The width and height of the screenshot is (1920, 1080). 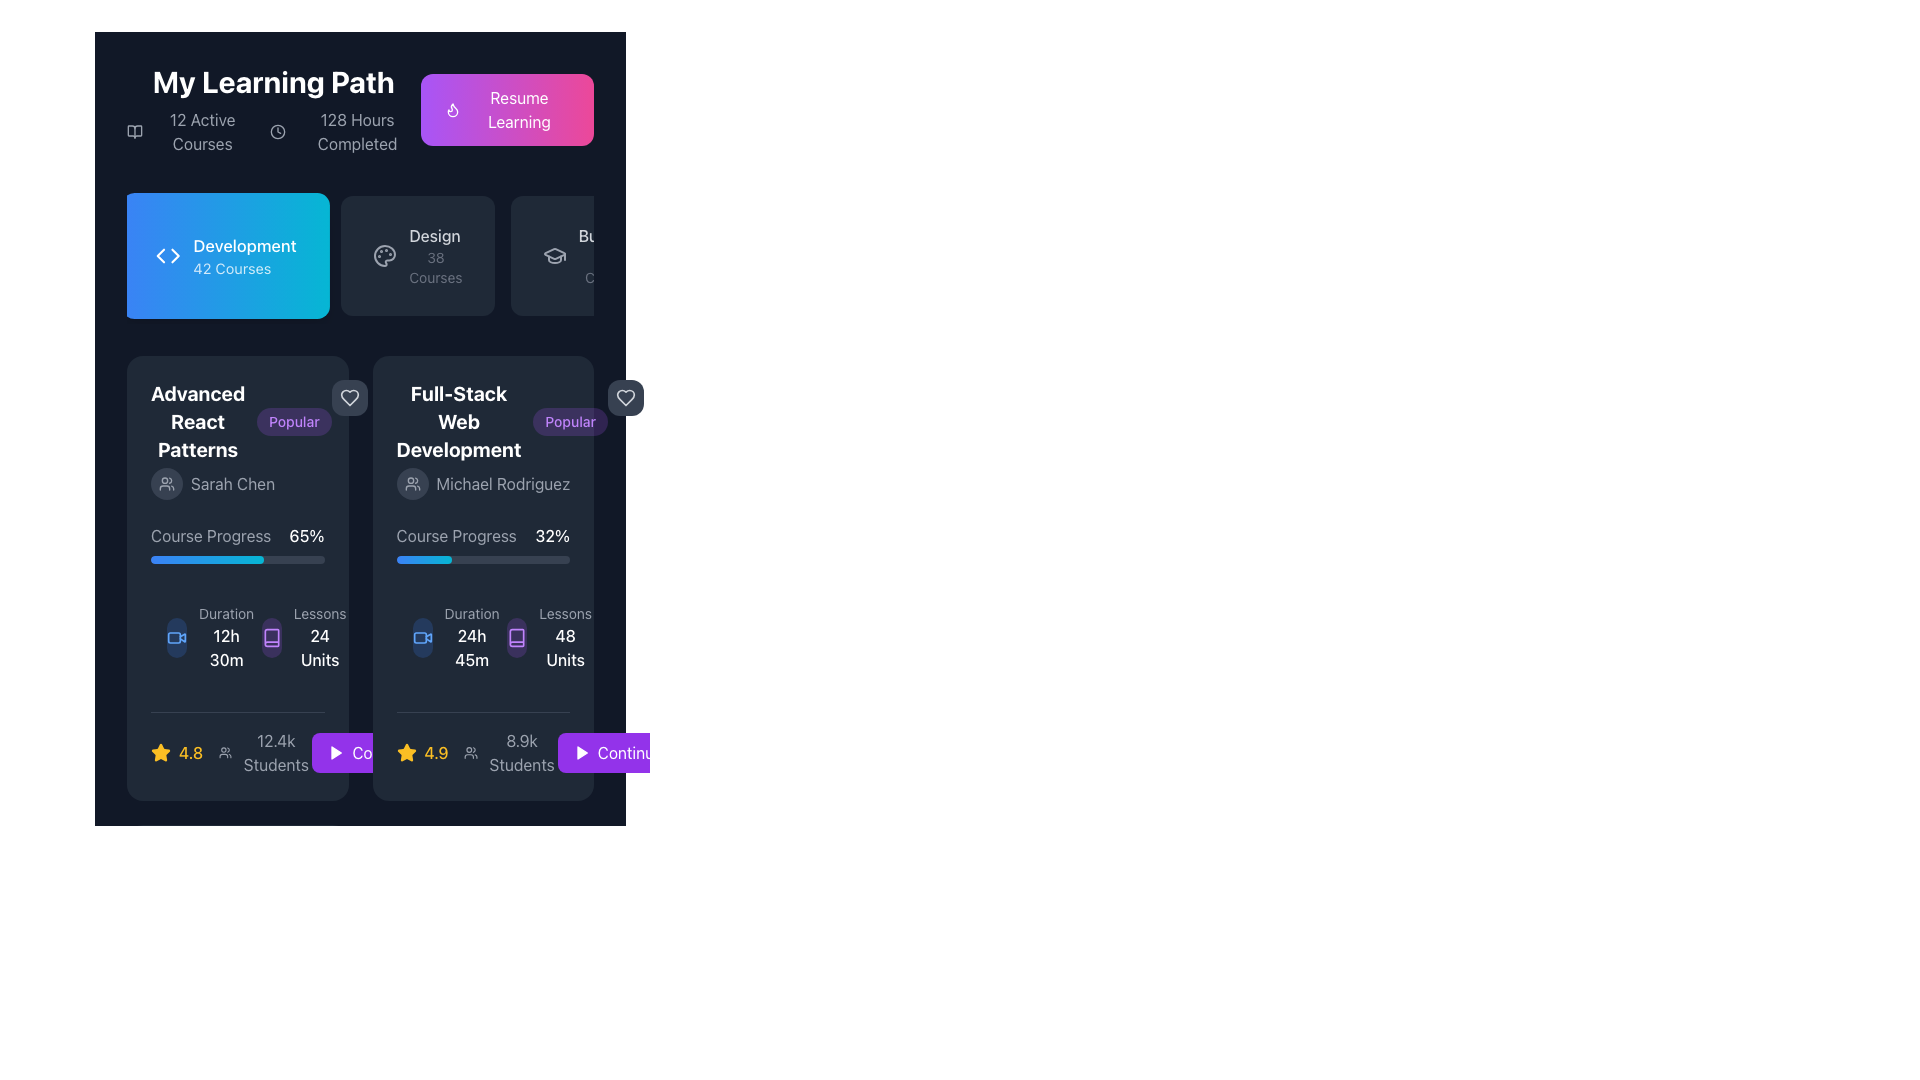 I want to click on the 'Popular' informational badge, which is a light purple rounded rectangular badge with bold purple text, so click(x=293, y=420).